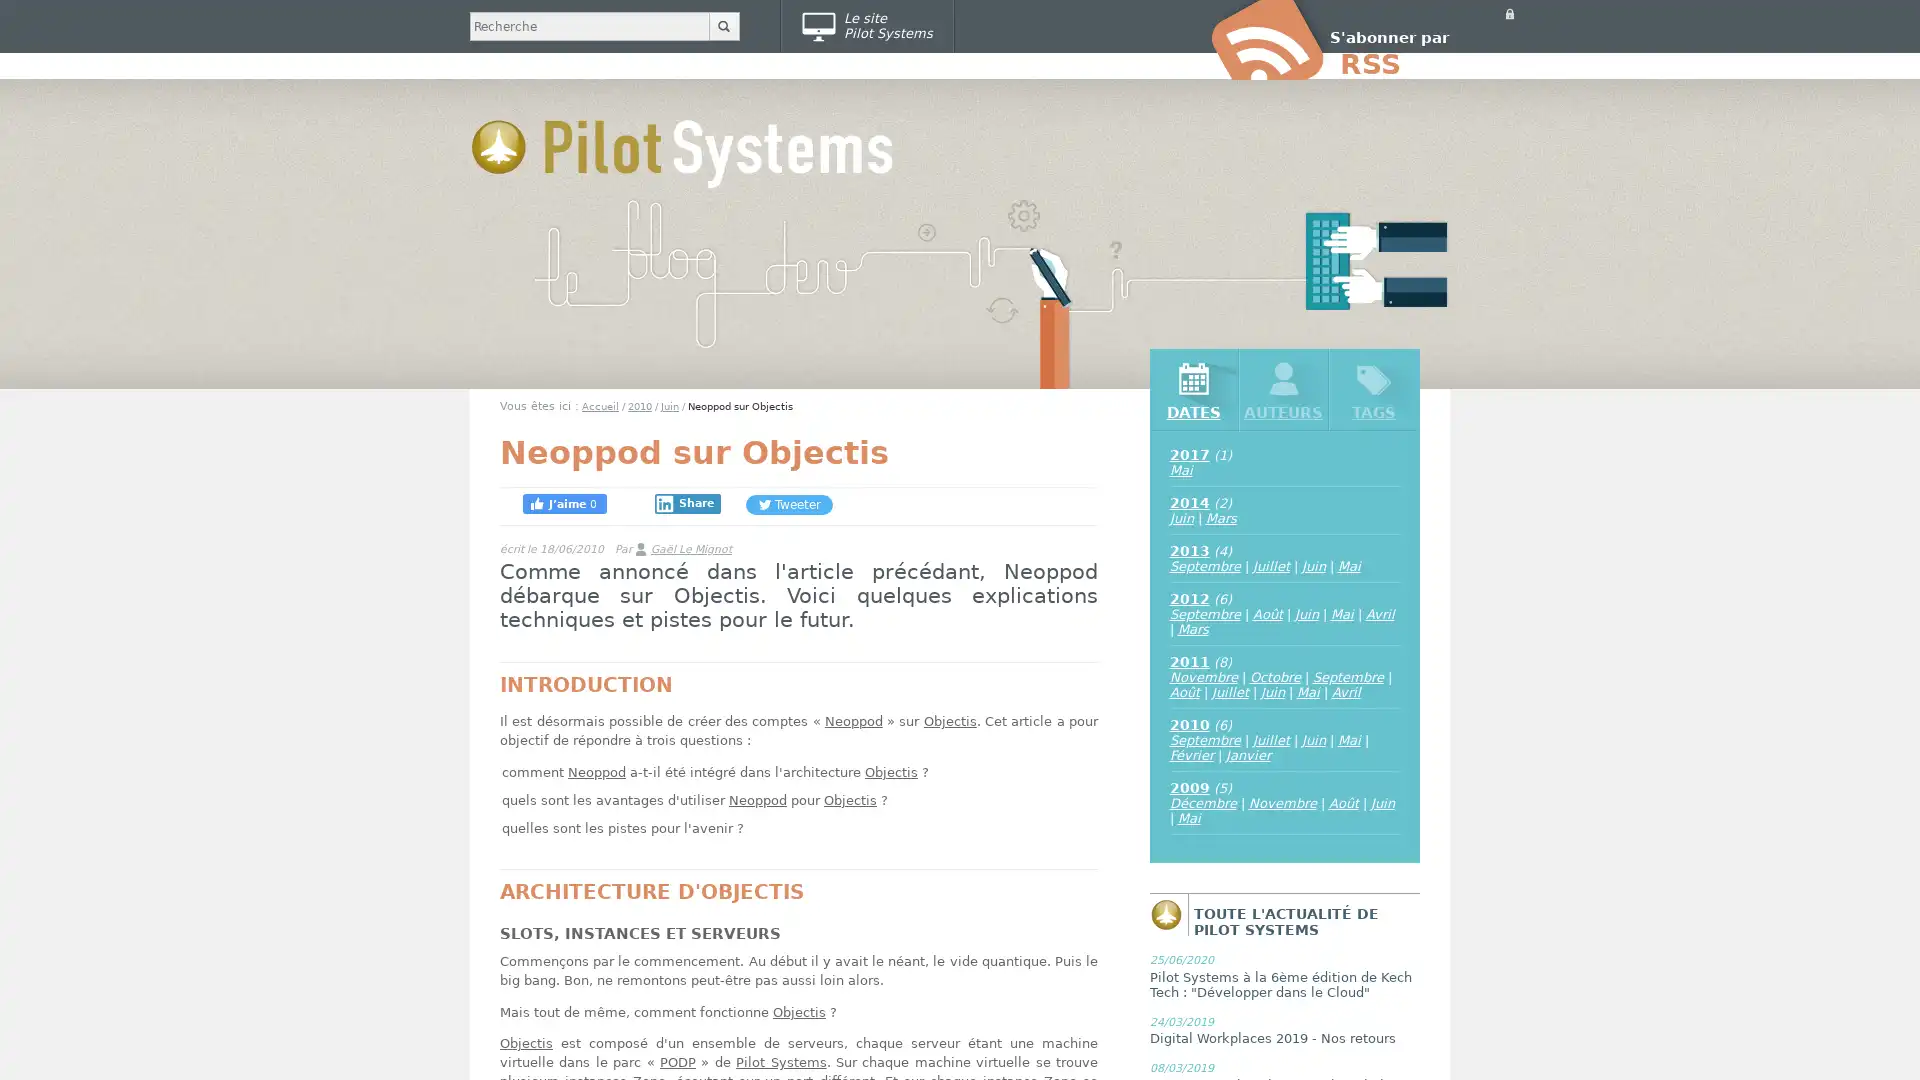  I want to click on Rechercher, so click(723, 26).